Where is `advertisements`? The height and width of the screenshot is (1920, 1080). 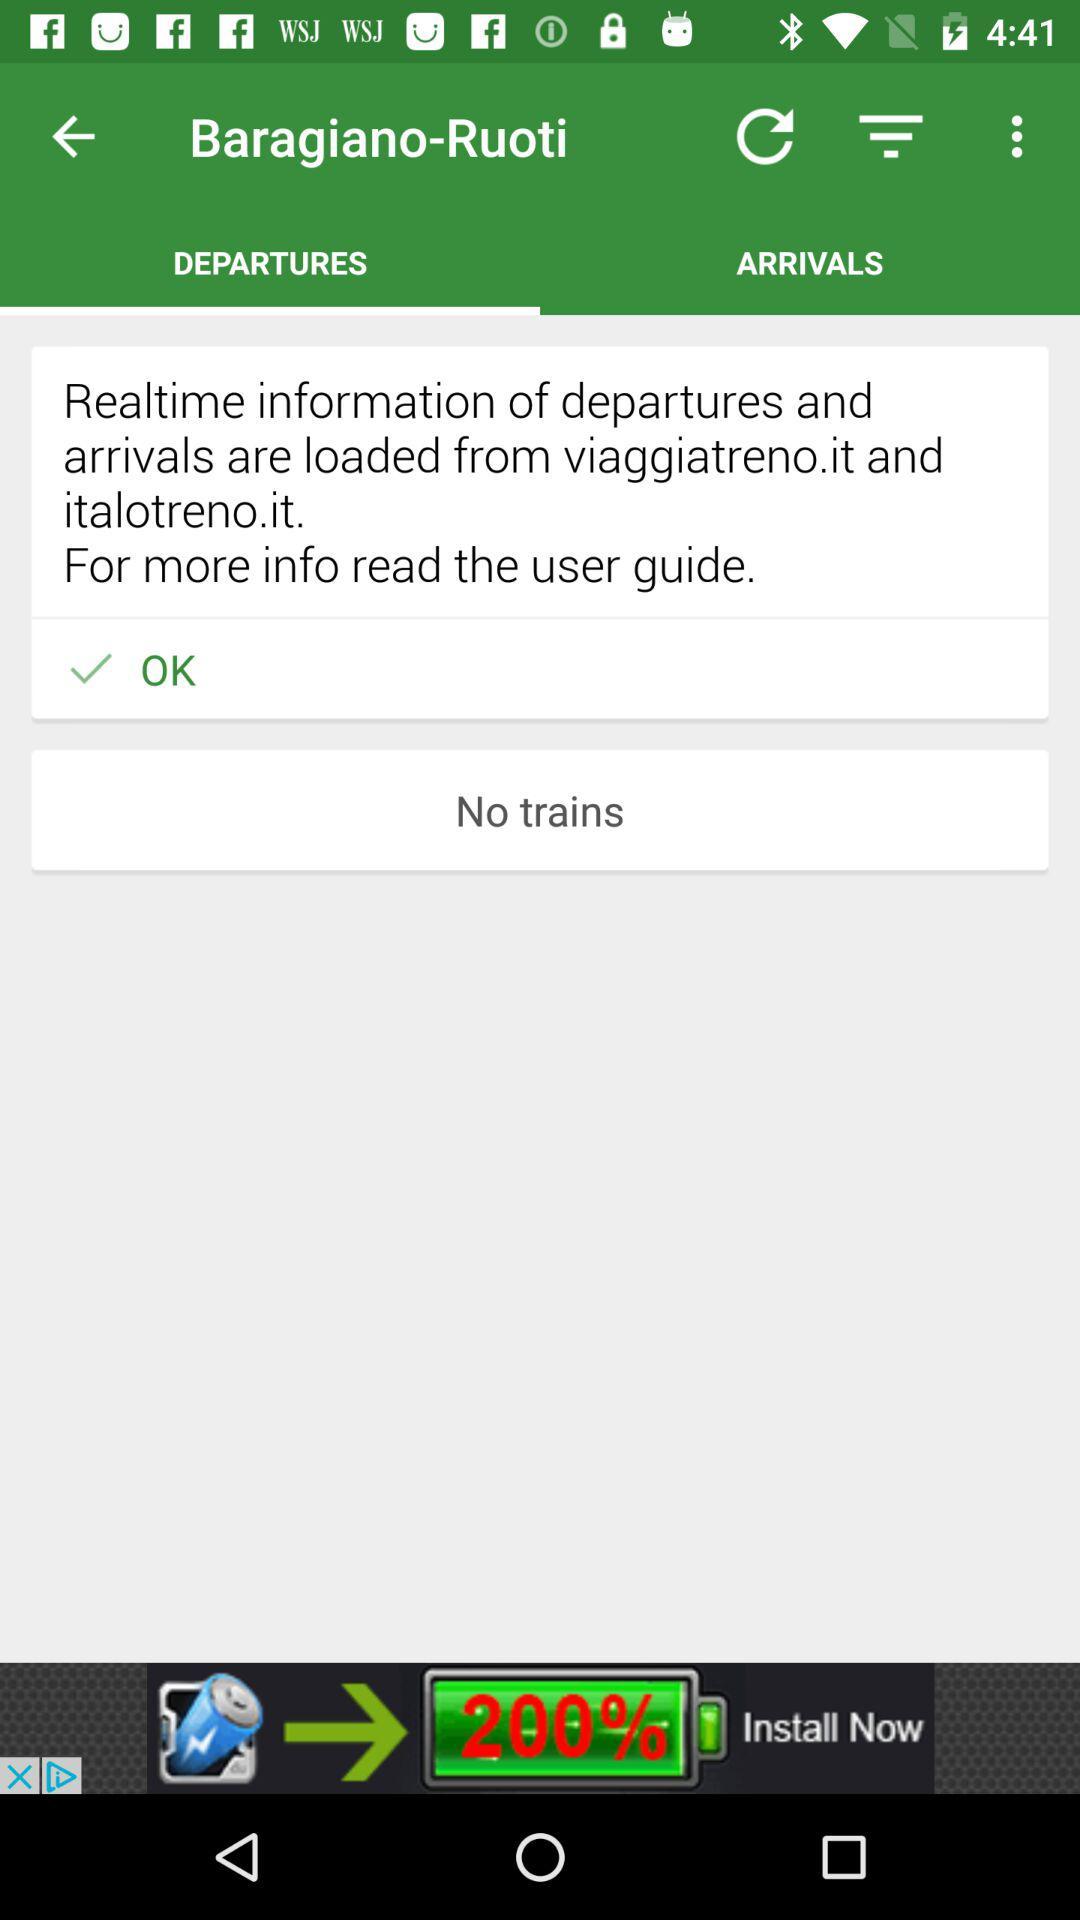
advertisements is located at coordinates (540, 1727).